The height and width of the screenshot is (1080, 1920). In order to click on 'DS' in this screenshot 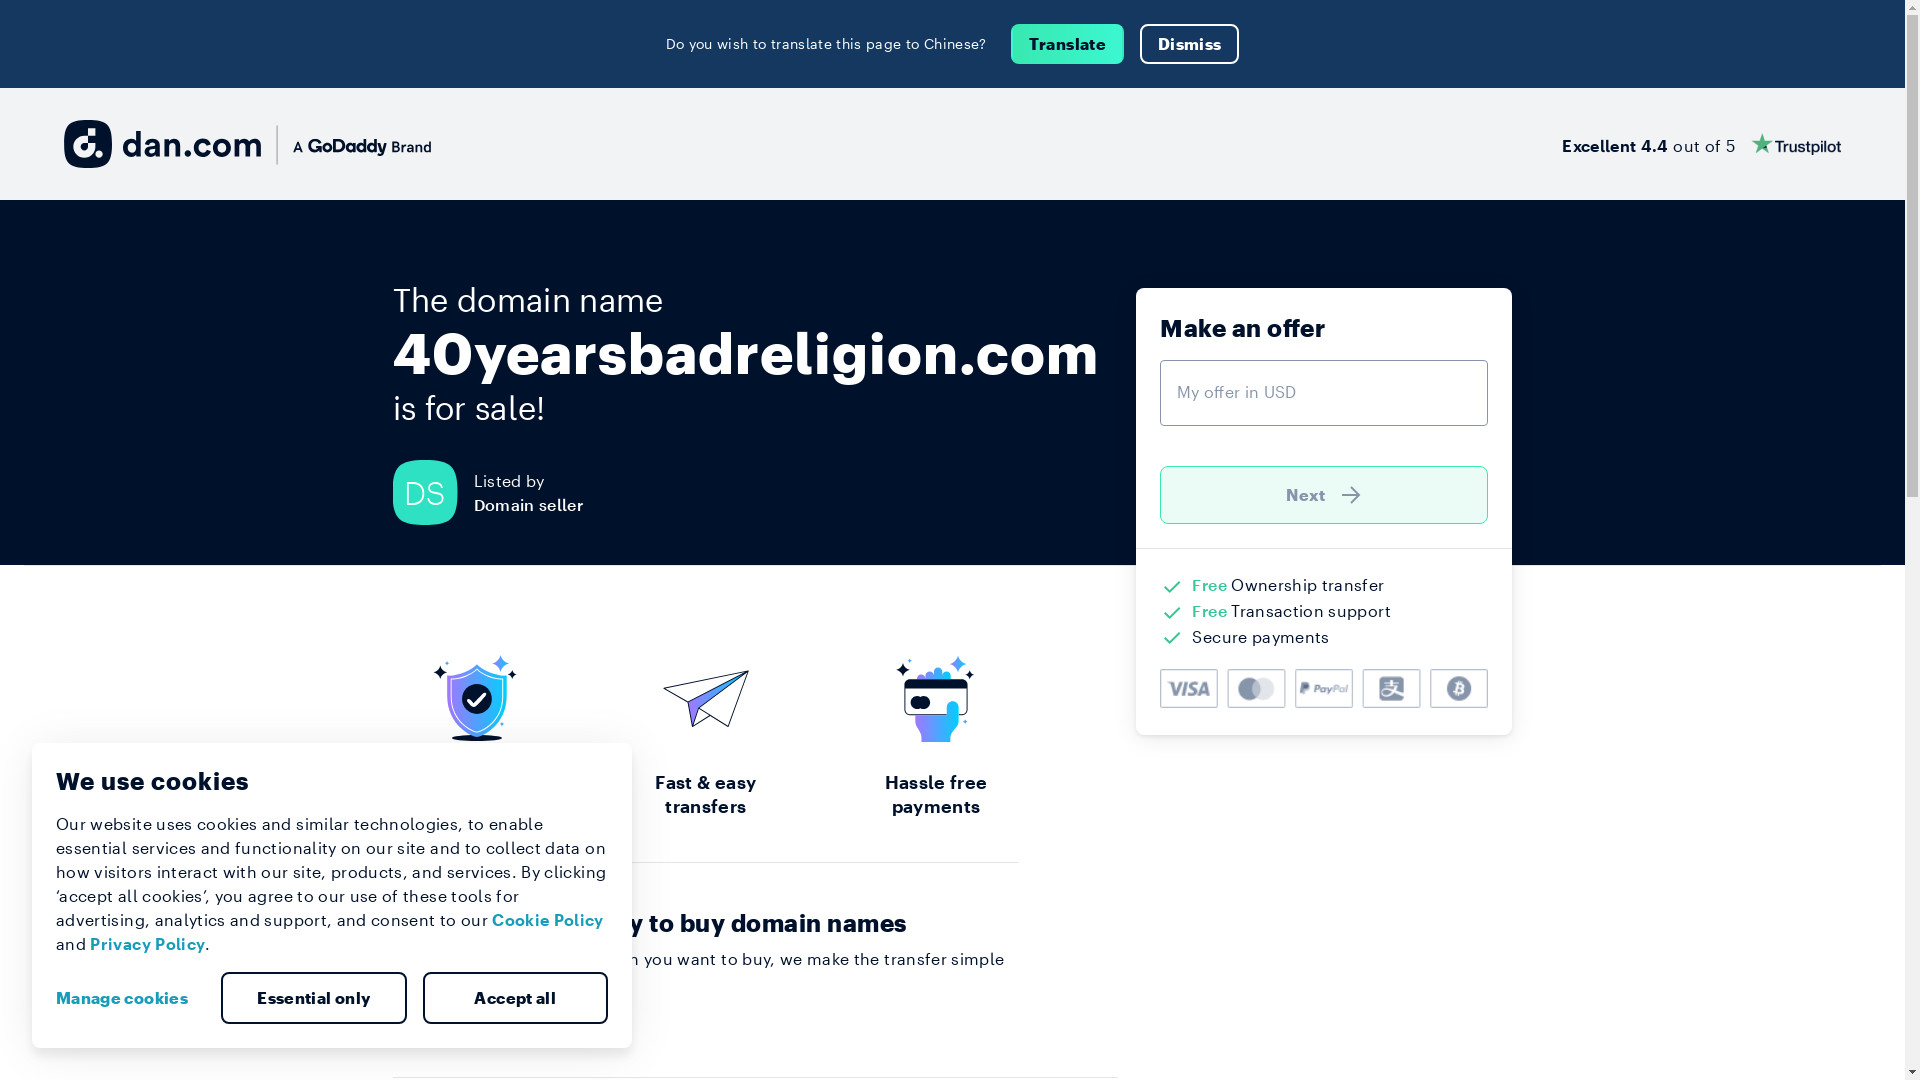, I will do `click(431, 492)`.